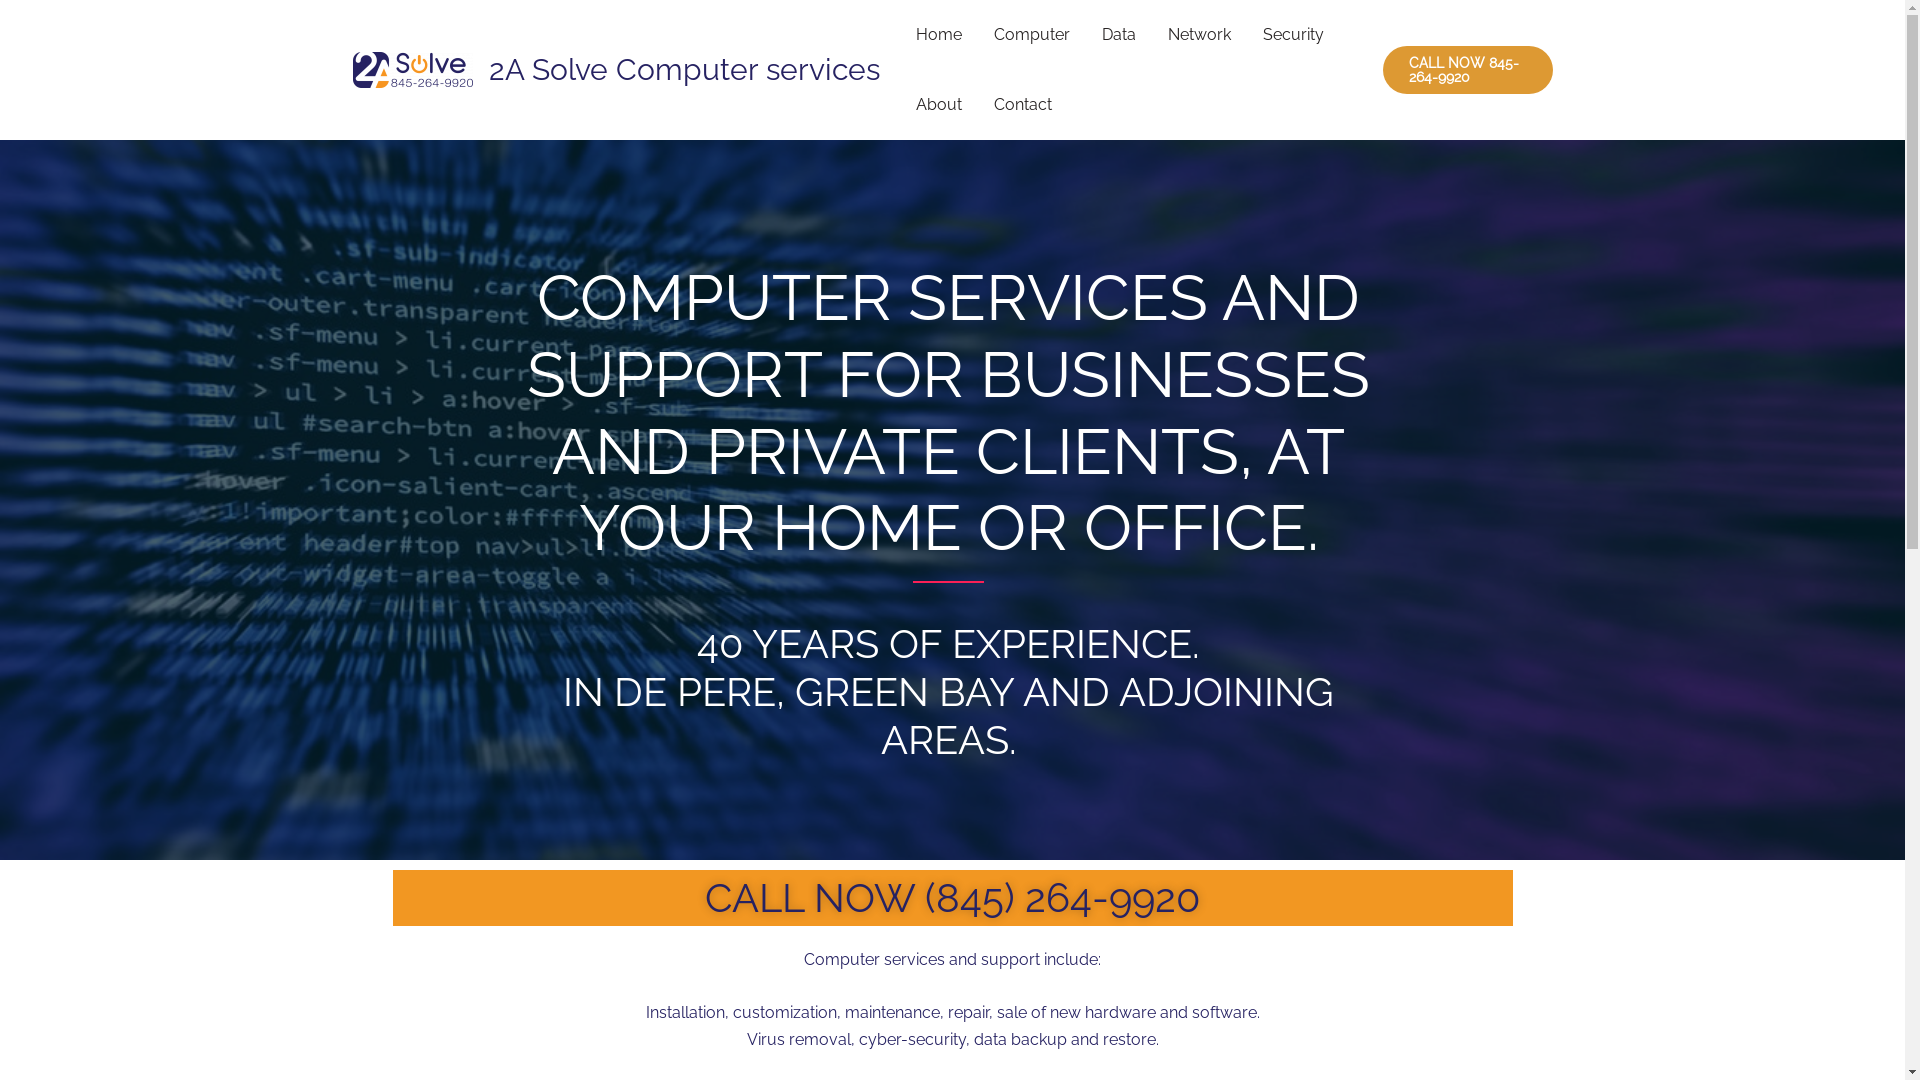 Image resolution: width=1920 pixels, height=1080 pixels. Describe the element at coordinates (1381, 68) in the screenshot. I see `'CALL NOW 845-264-9920'` at that location.